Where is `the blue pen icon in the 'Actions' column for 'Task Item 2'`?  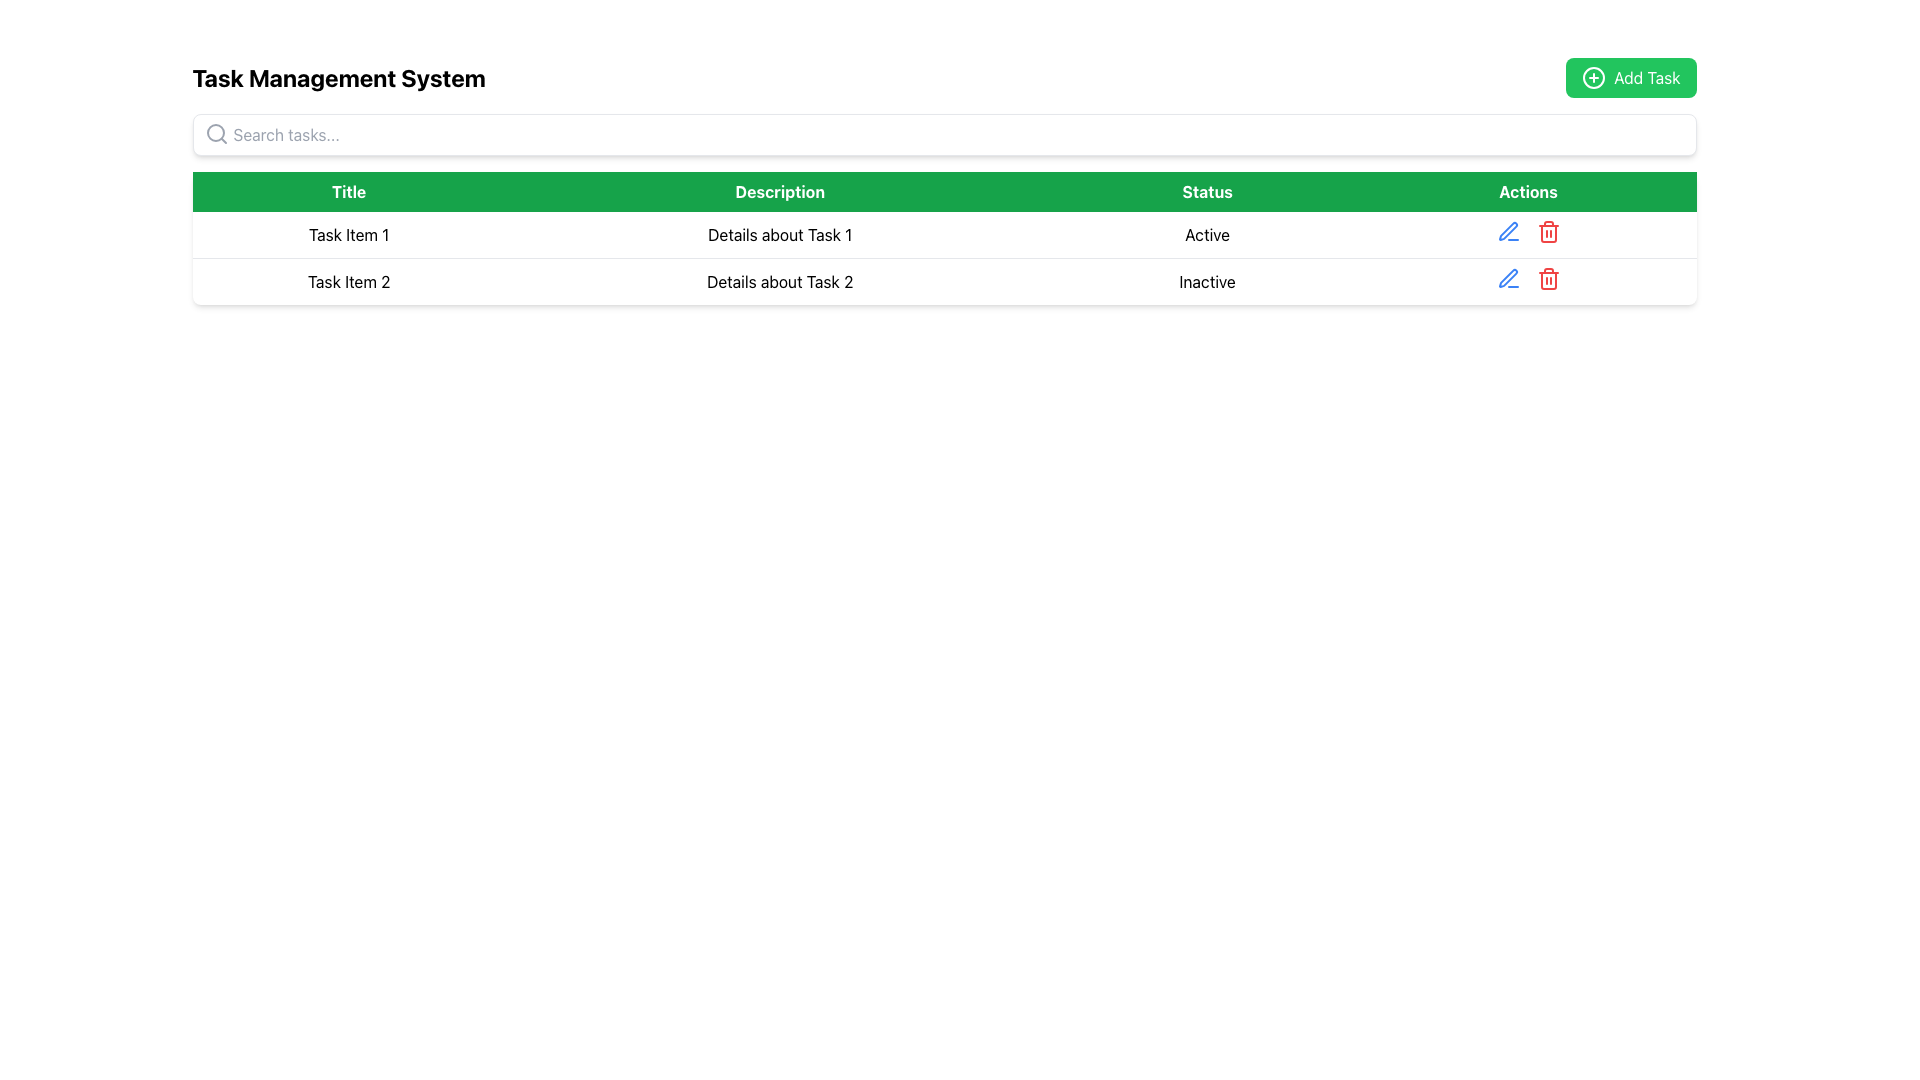
the blue pen icon in the 'Actions' column for 'Task Item 2' is located at coordinates (1508, 230).